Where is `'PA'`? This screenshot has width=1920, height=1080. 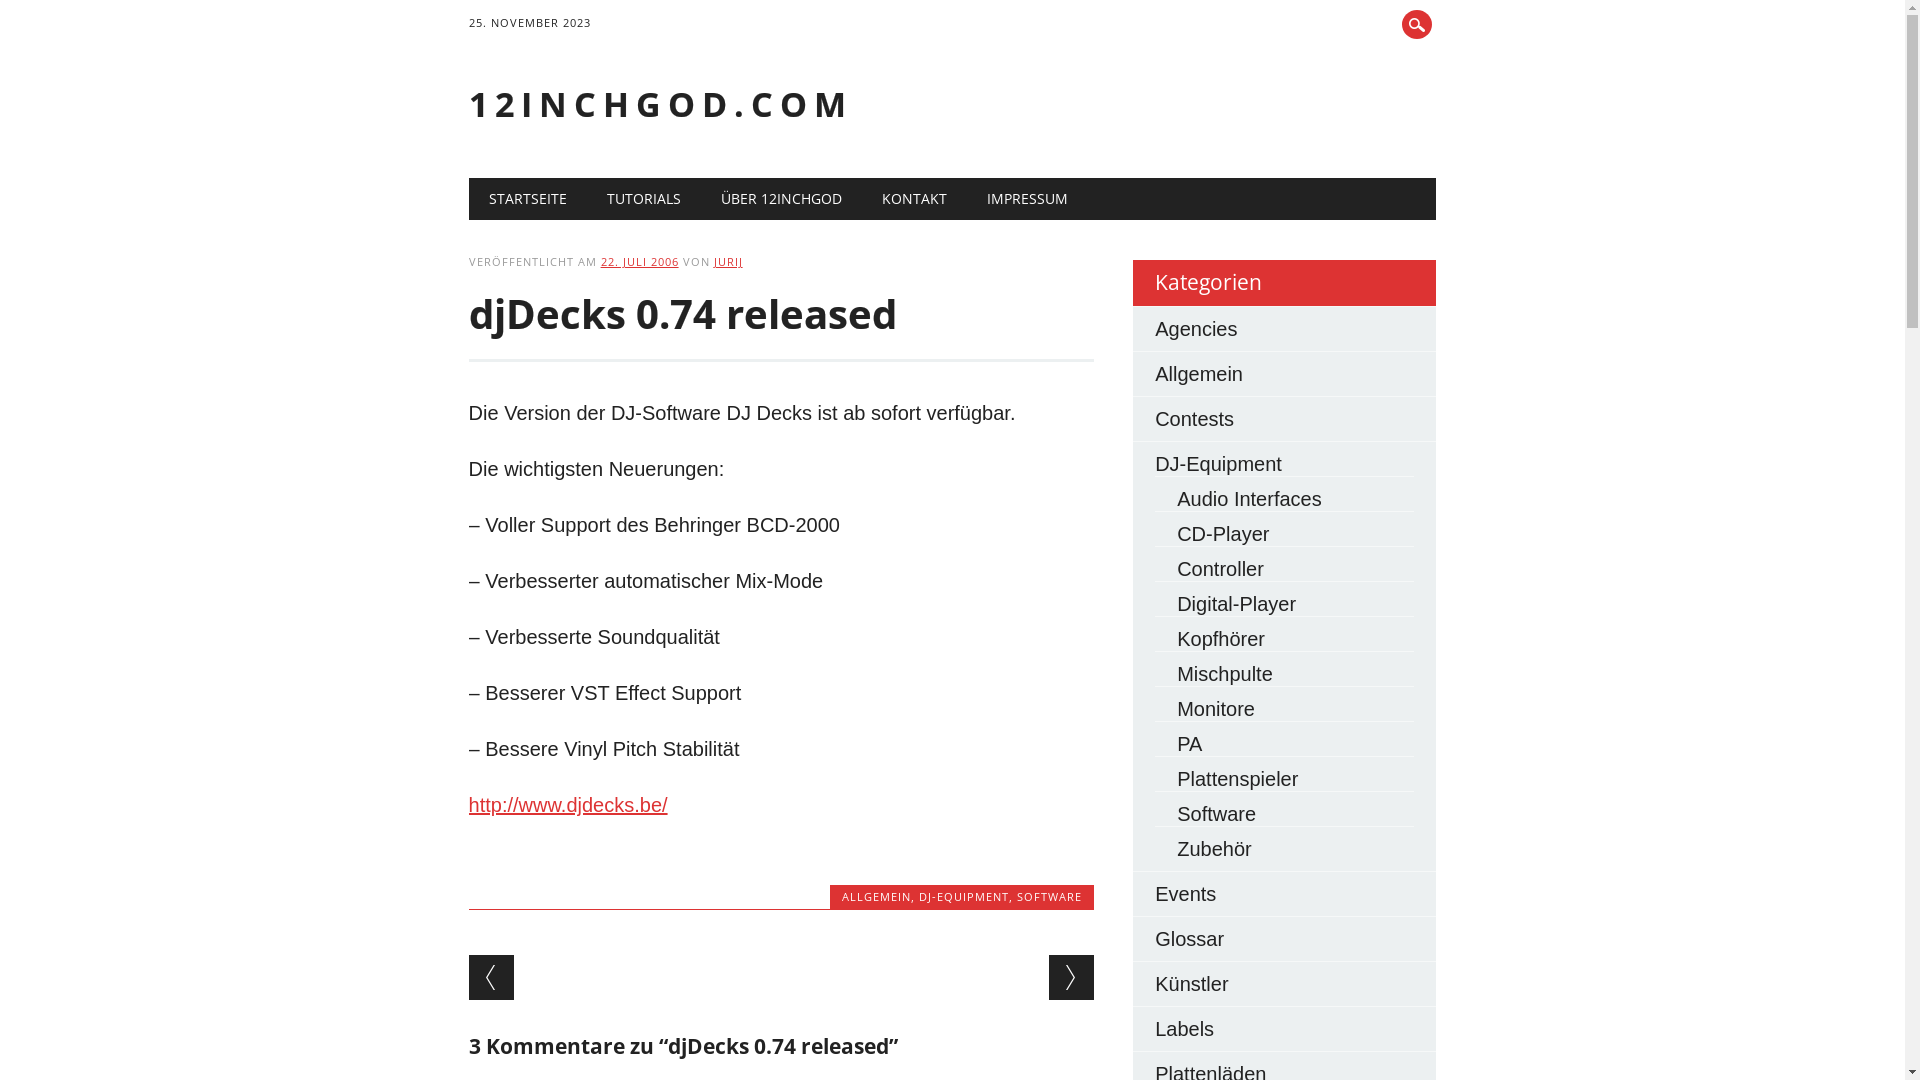 'PA' is located at coordinates (1189, 744).